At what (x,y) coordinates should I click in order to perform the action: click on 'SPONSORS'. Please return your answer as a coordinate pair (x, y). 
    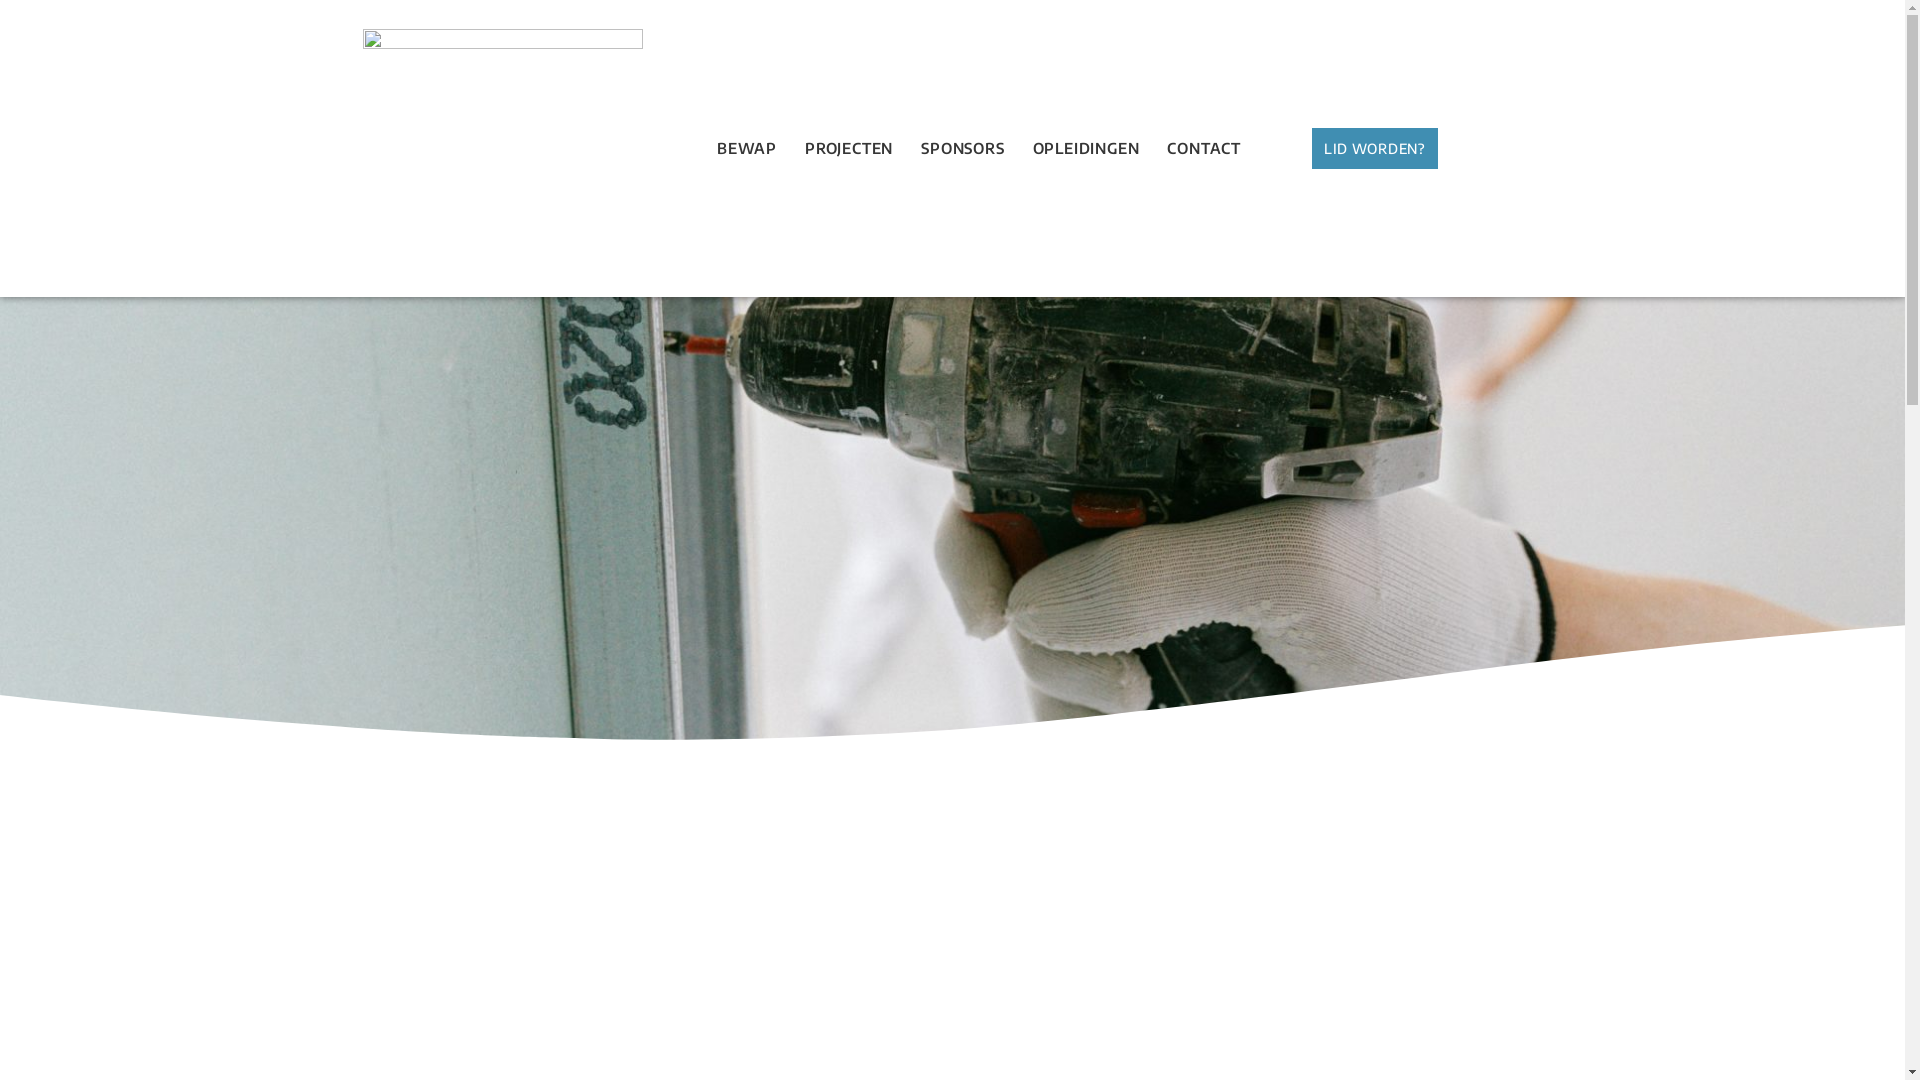
    Looking at the image, I should click on (962, 147).